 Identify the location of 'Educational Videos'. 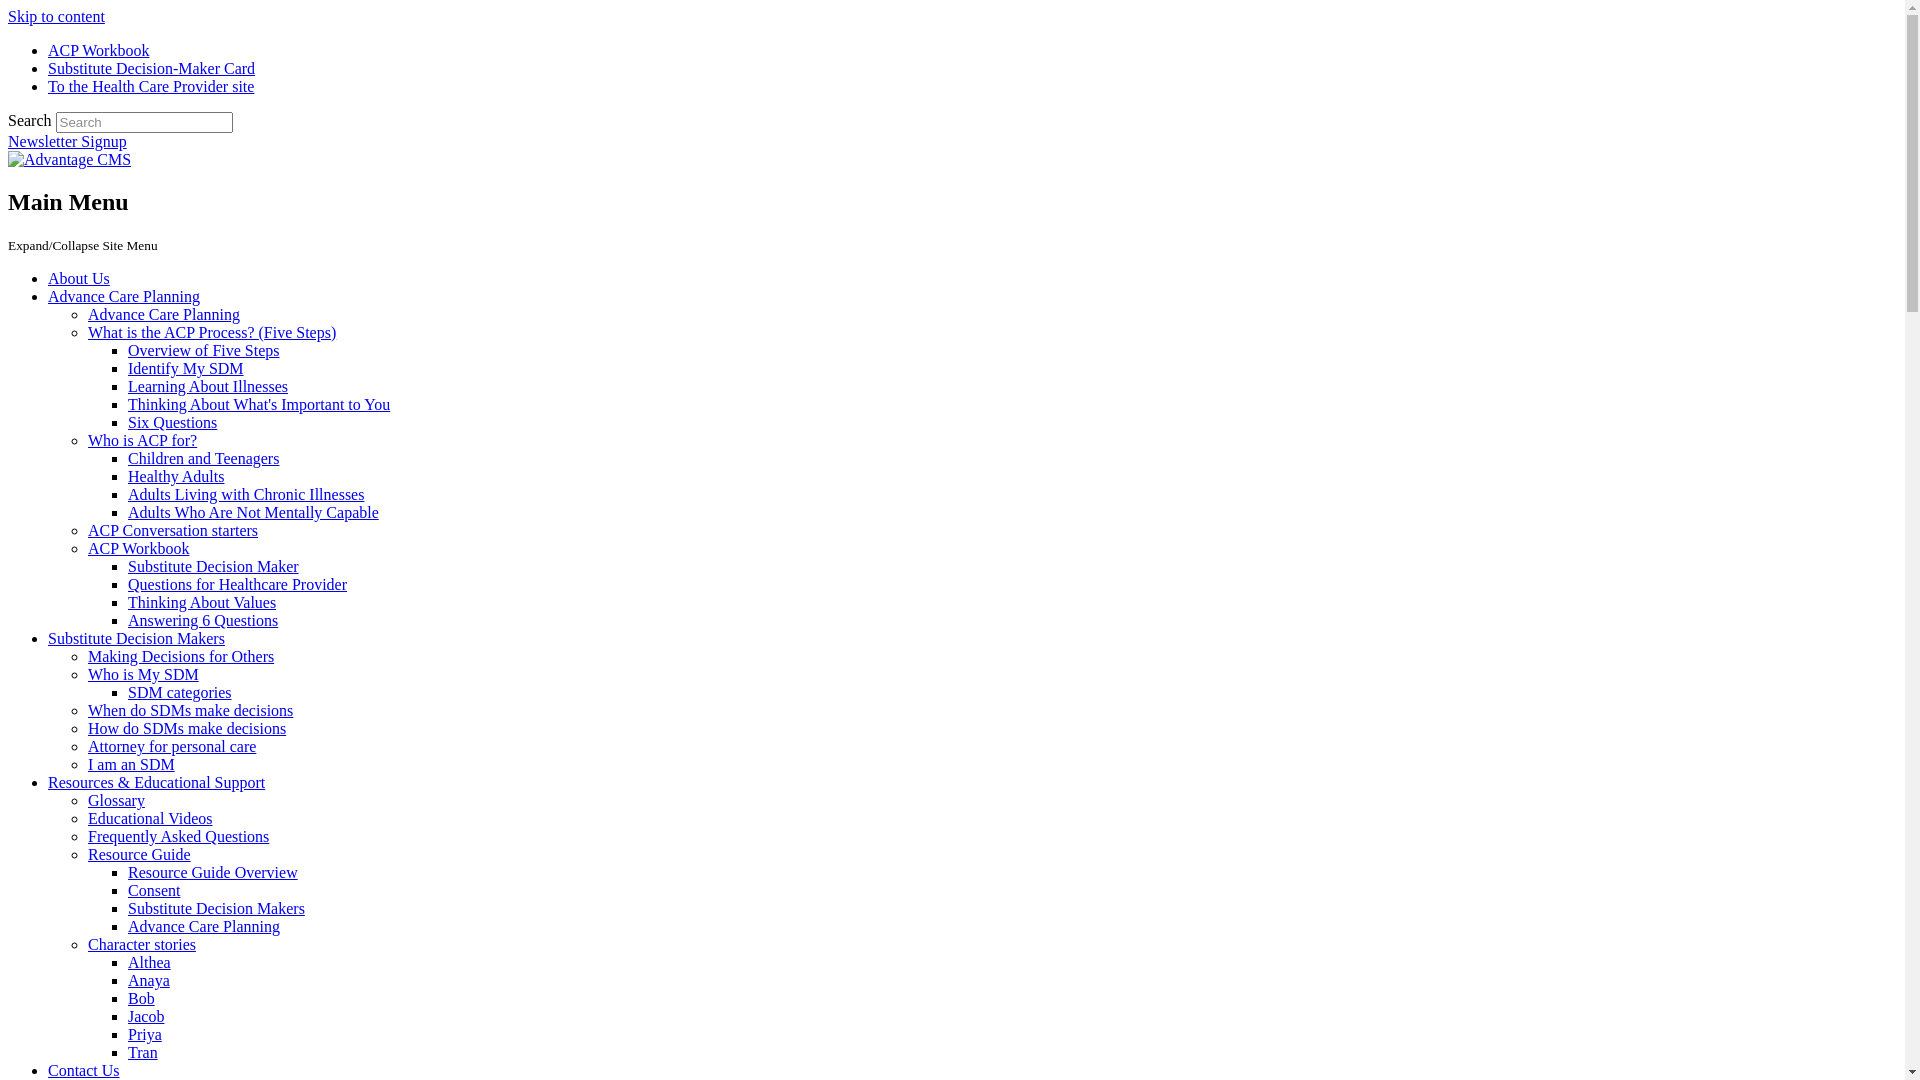
(86, 818).